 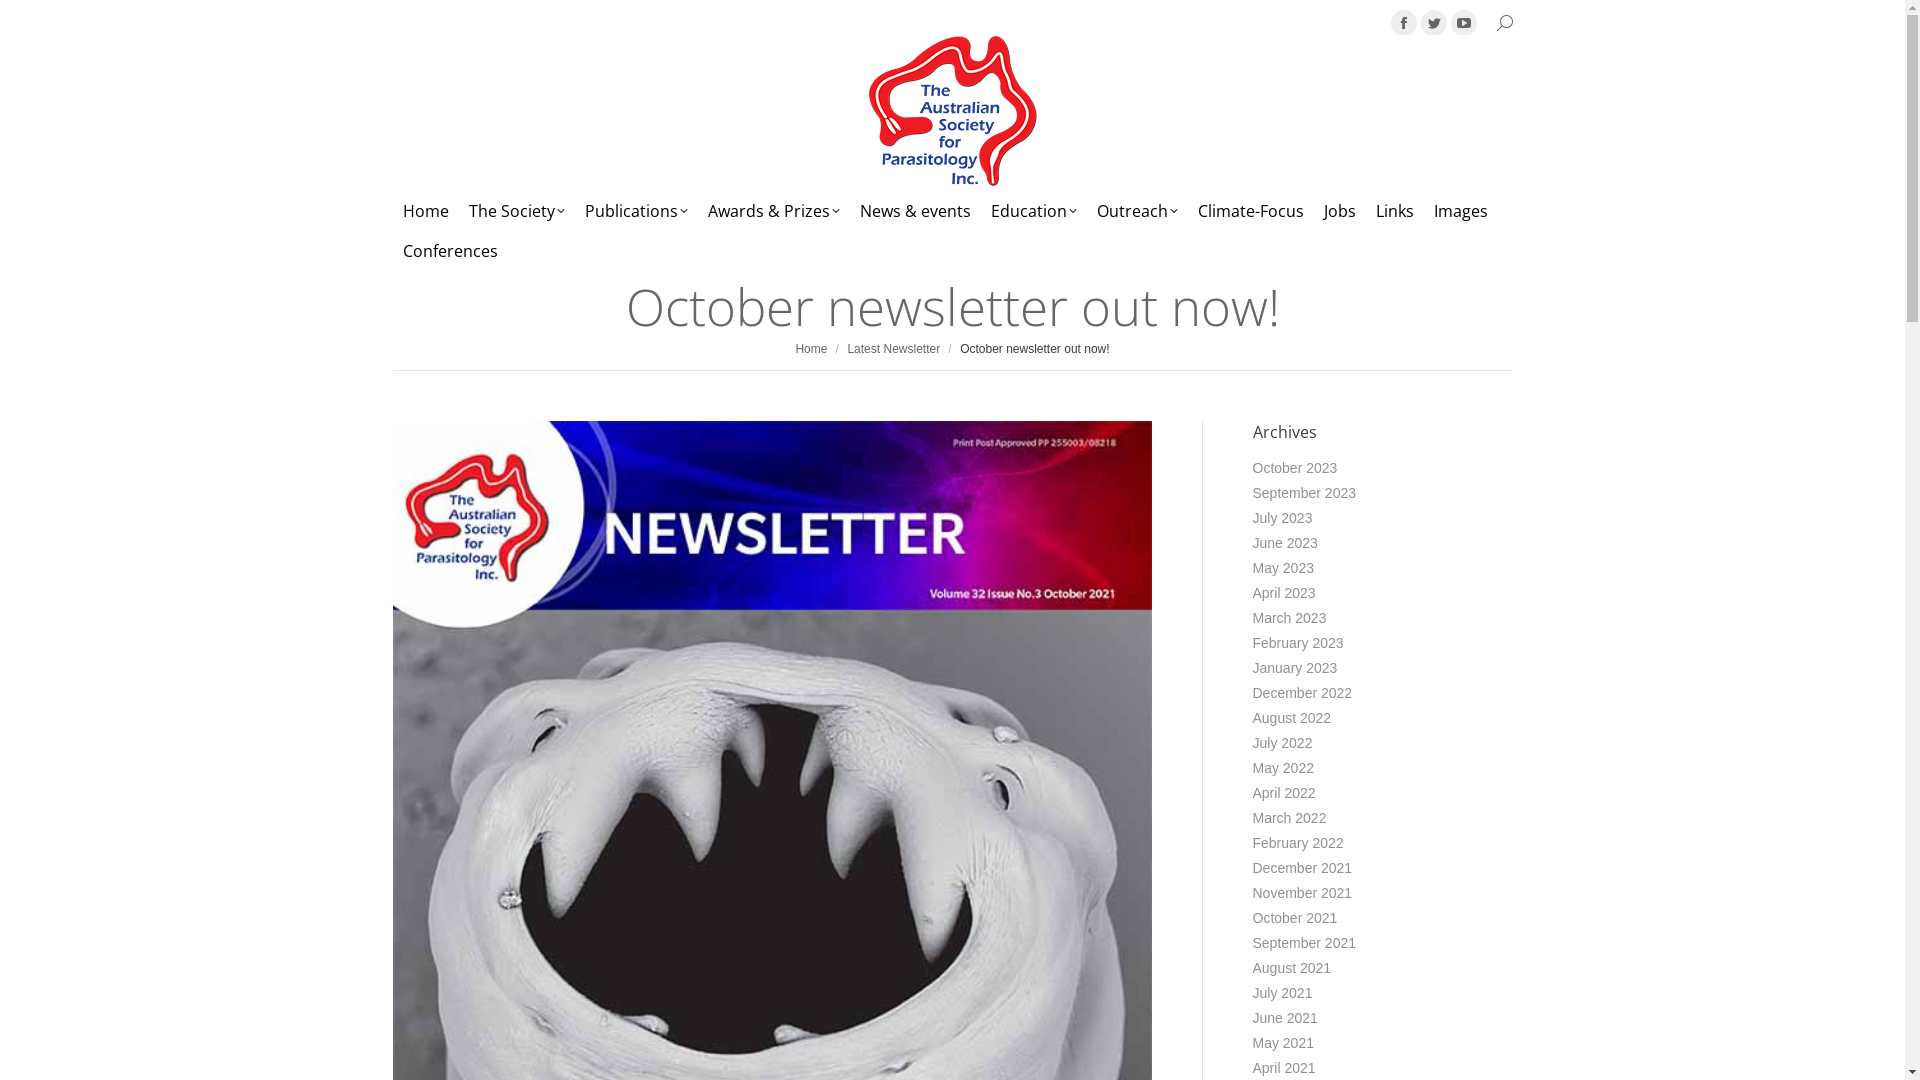 I want to click on 'July 2023', so click(x=1281, y=516).